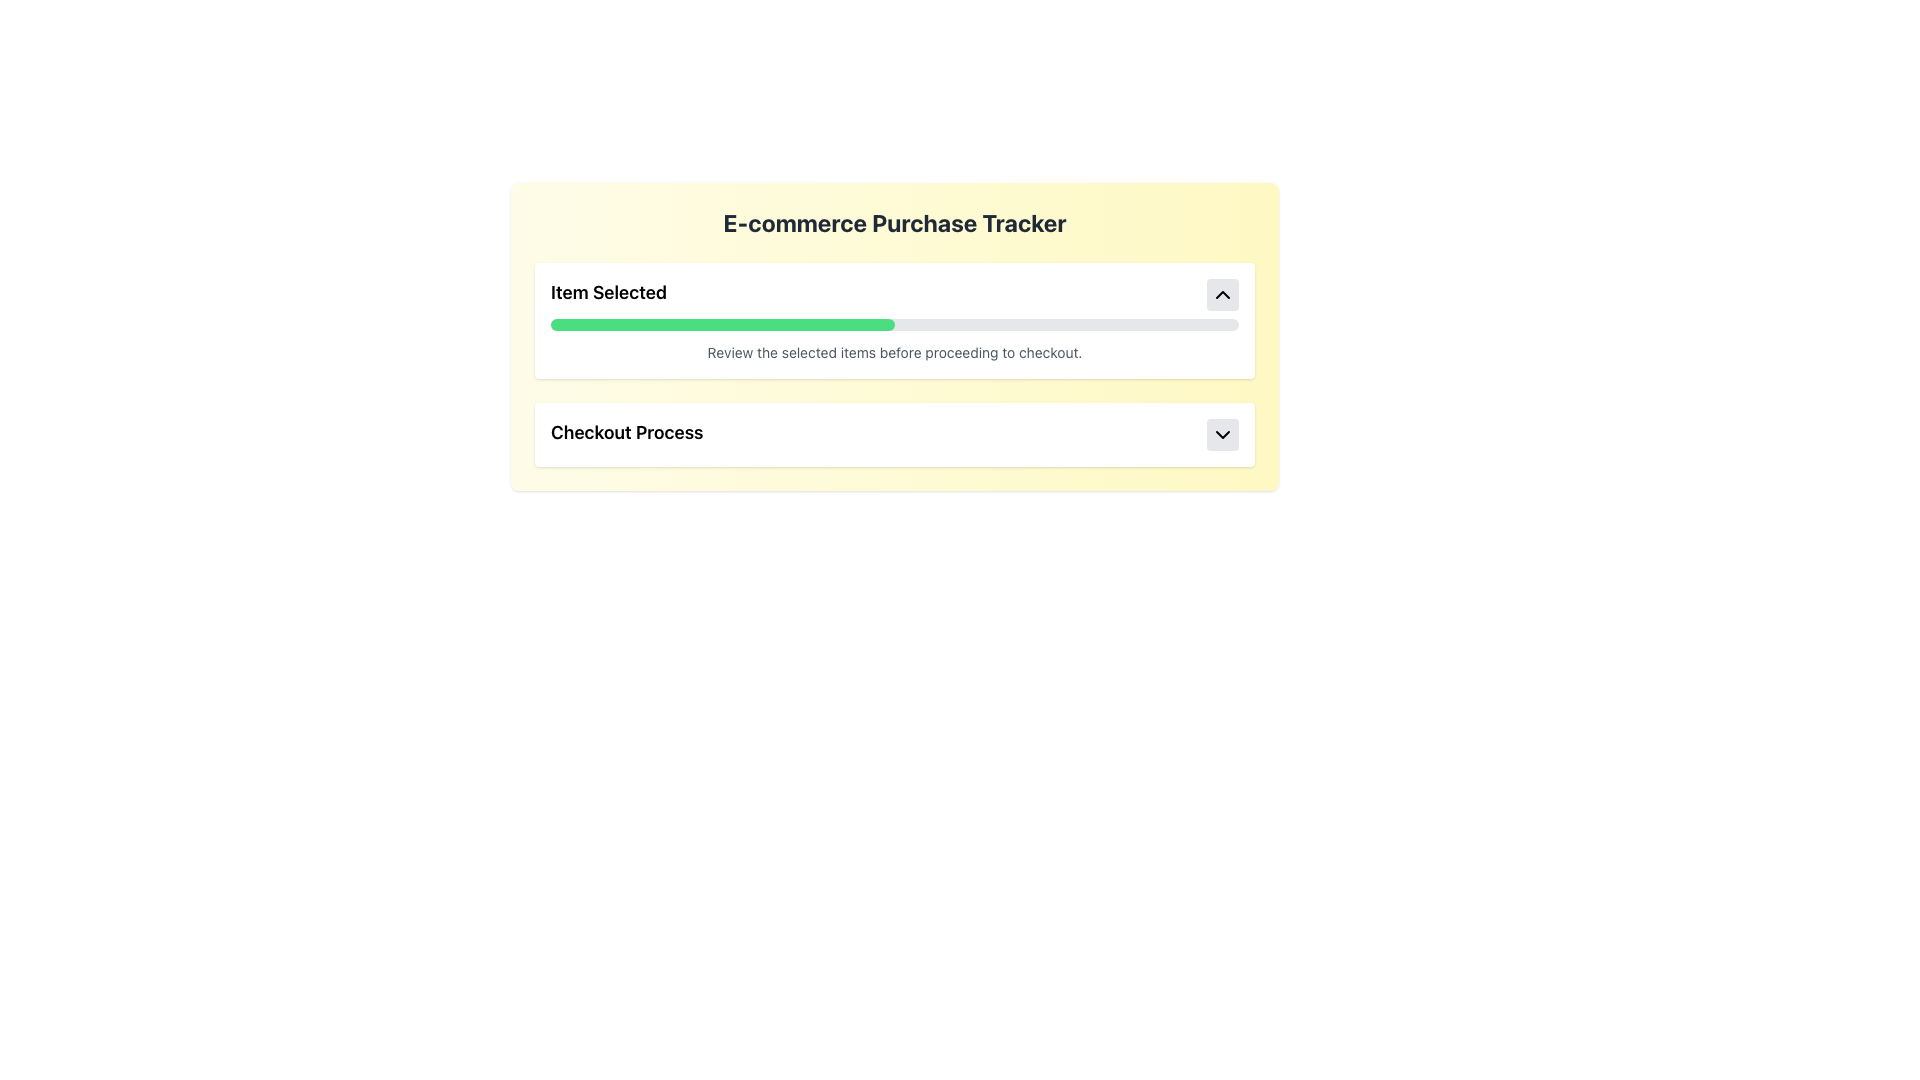 Image resolution: width=1920 pixels, height=1080 pixels. What do you see at coordinates (626, 434) in the screenshot?
I see `the 'Checkout Process' text label, which serves as the title for the current section in the user interface` at bounding box center [626, 434].